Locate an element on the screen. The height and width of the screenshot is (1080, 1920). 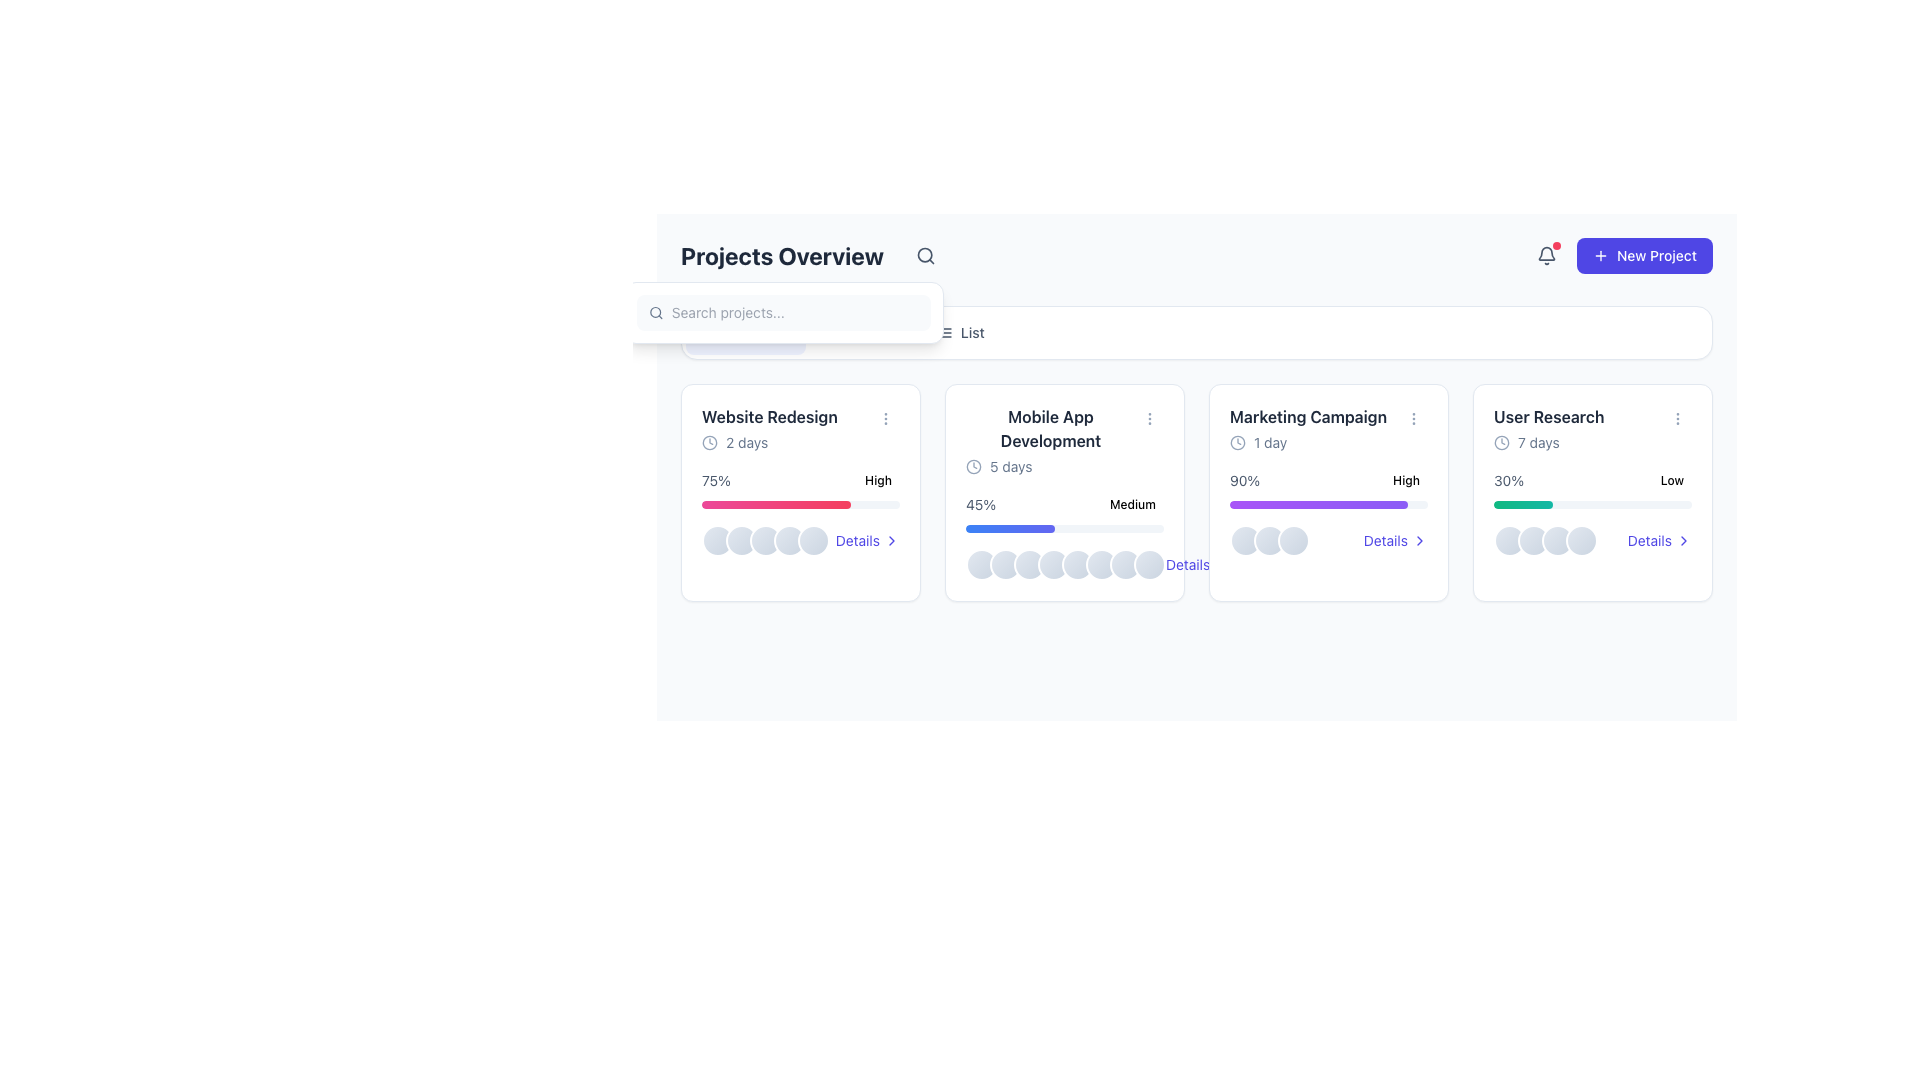
the progress indicator showing 45% completion of the 'Mobile App Development' task, located in the second card is located at coordinates (1010, 527).